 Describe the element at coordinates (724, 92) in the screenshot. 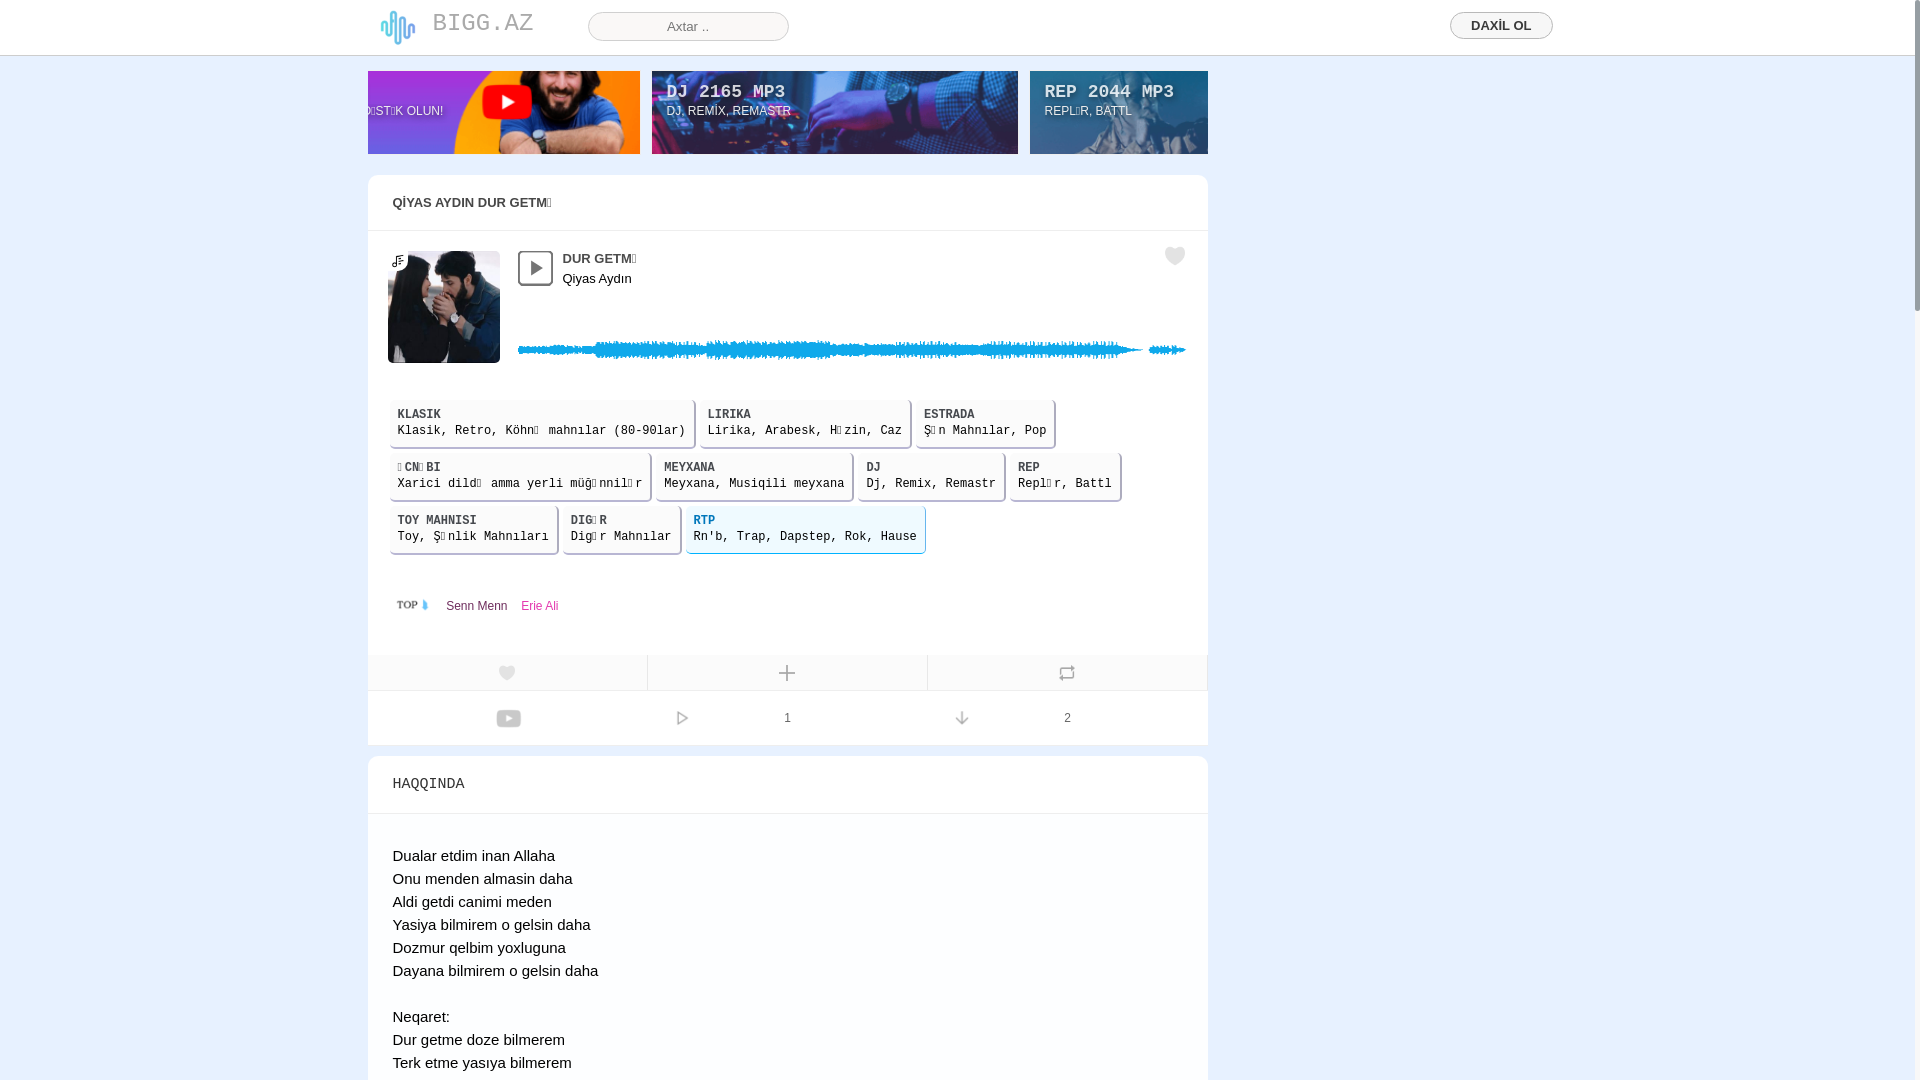

I see `'DJ 2165 MP3'` at that location.